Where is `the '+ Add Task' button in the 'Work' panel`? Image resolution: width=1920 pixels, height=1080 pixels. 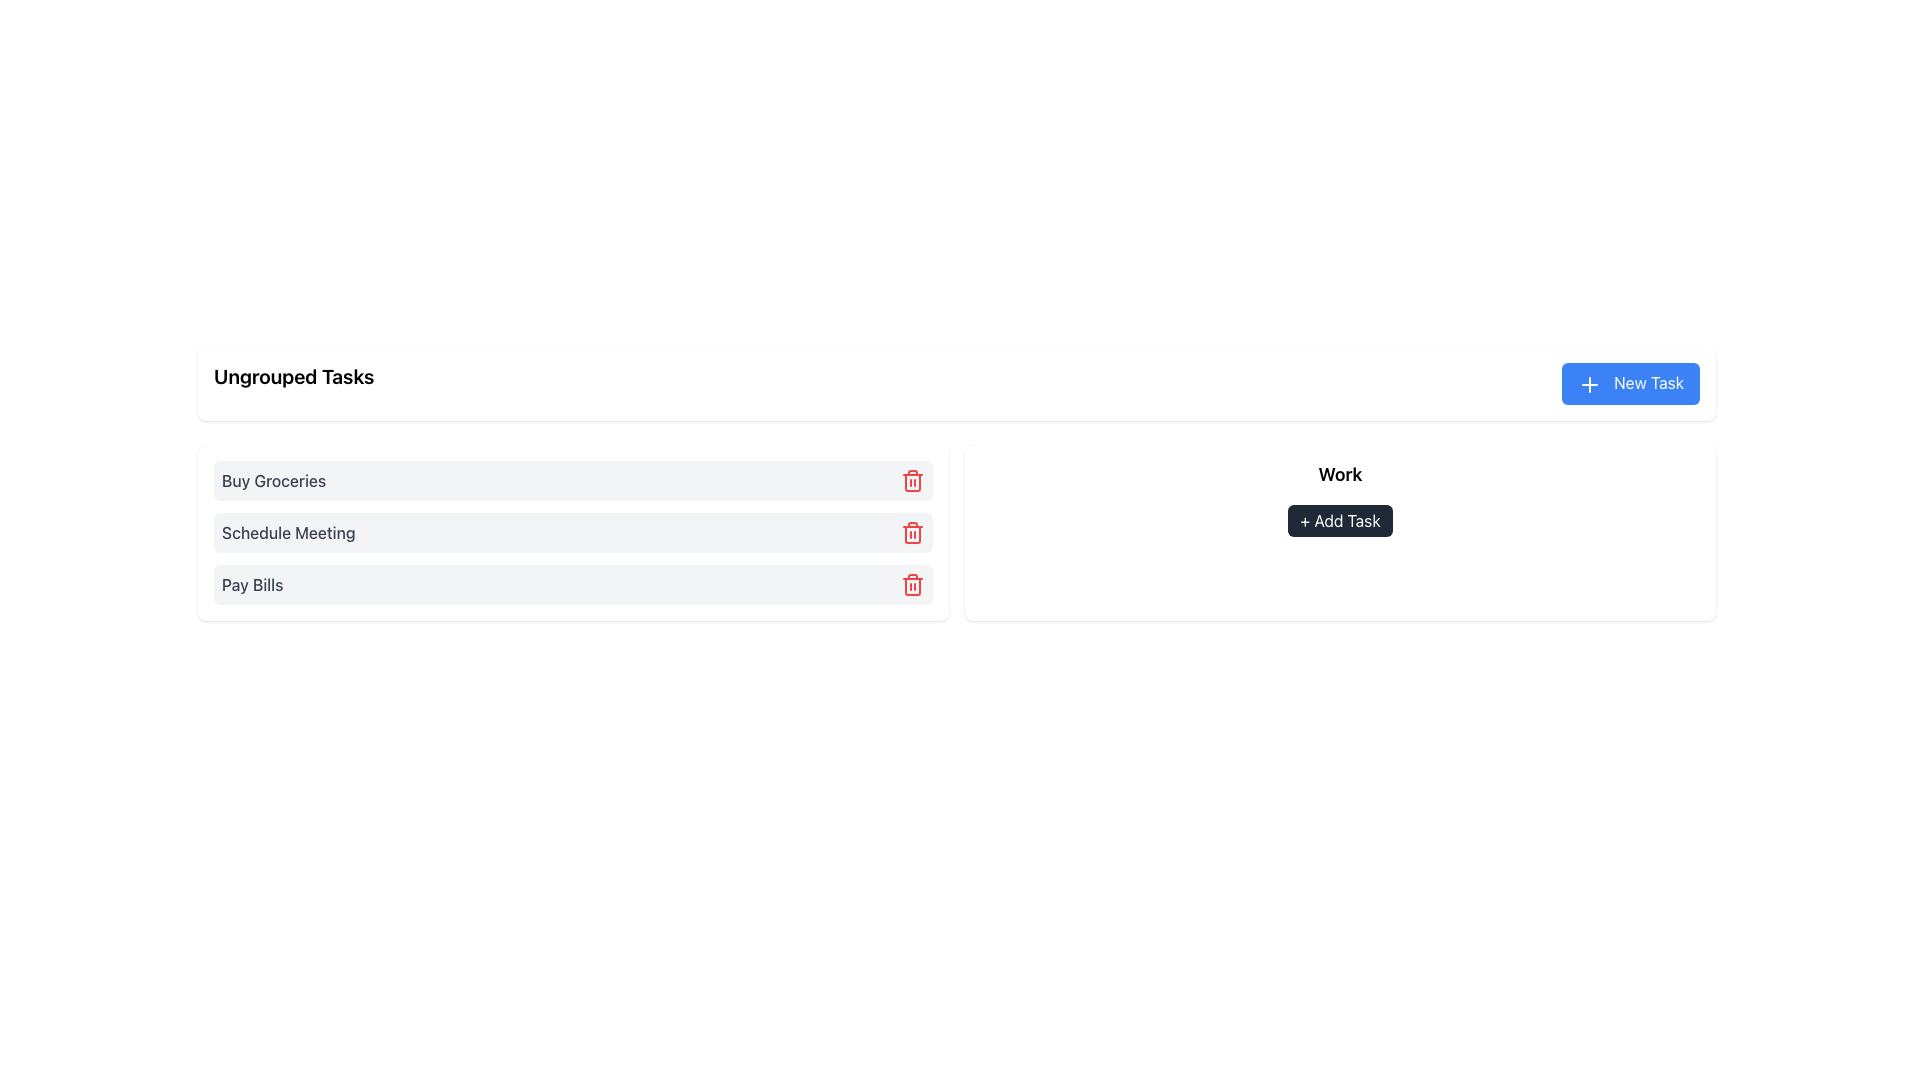
the '+ Add Task' button in the 'Work' panel is located at coordinates (1340, 531).